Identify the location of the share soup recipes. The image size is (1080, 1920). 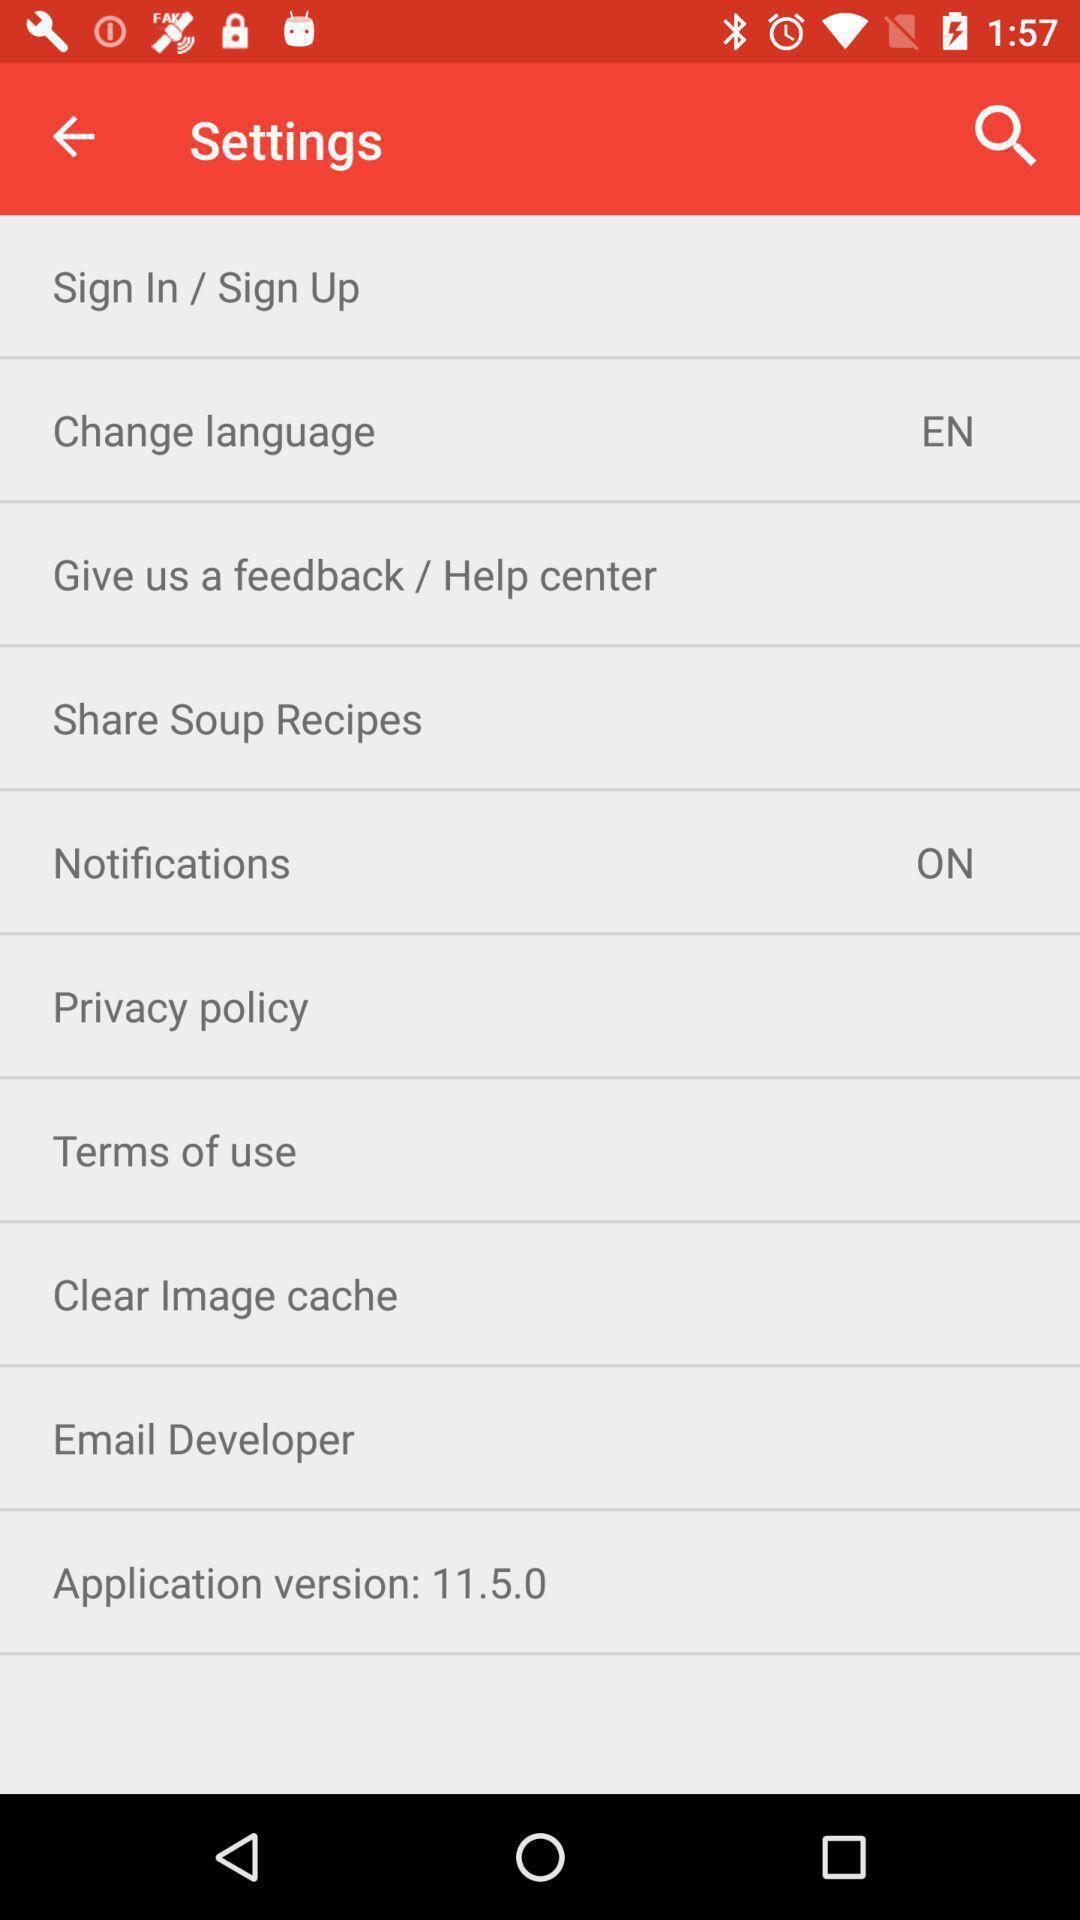
(540, 717).